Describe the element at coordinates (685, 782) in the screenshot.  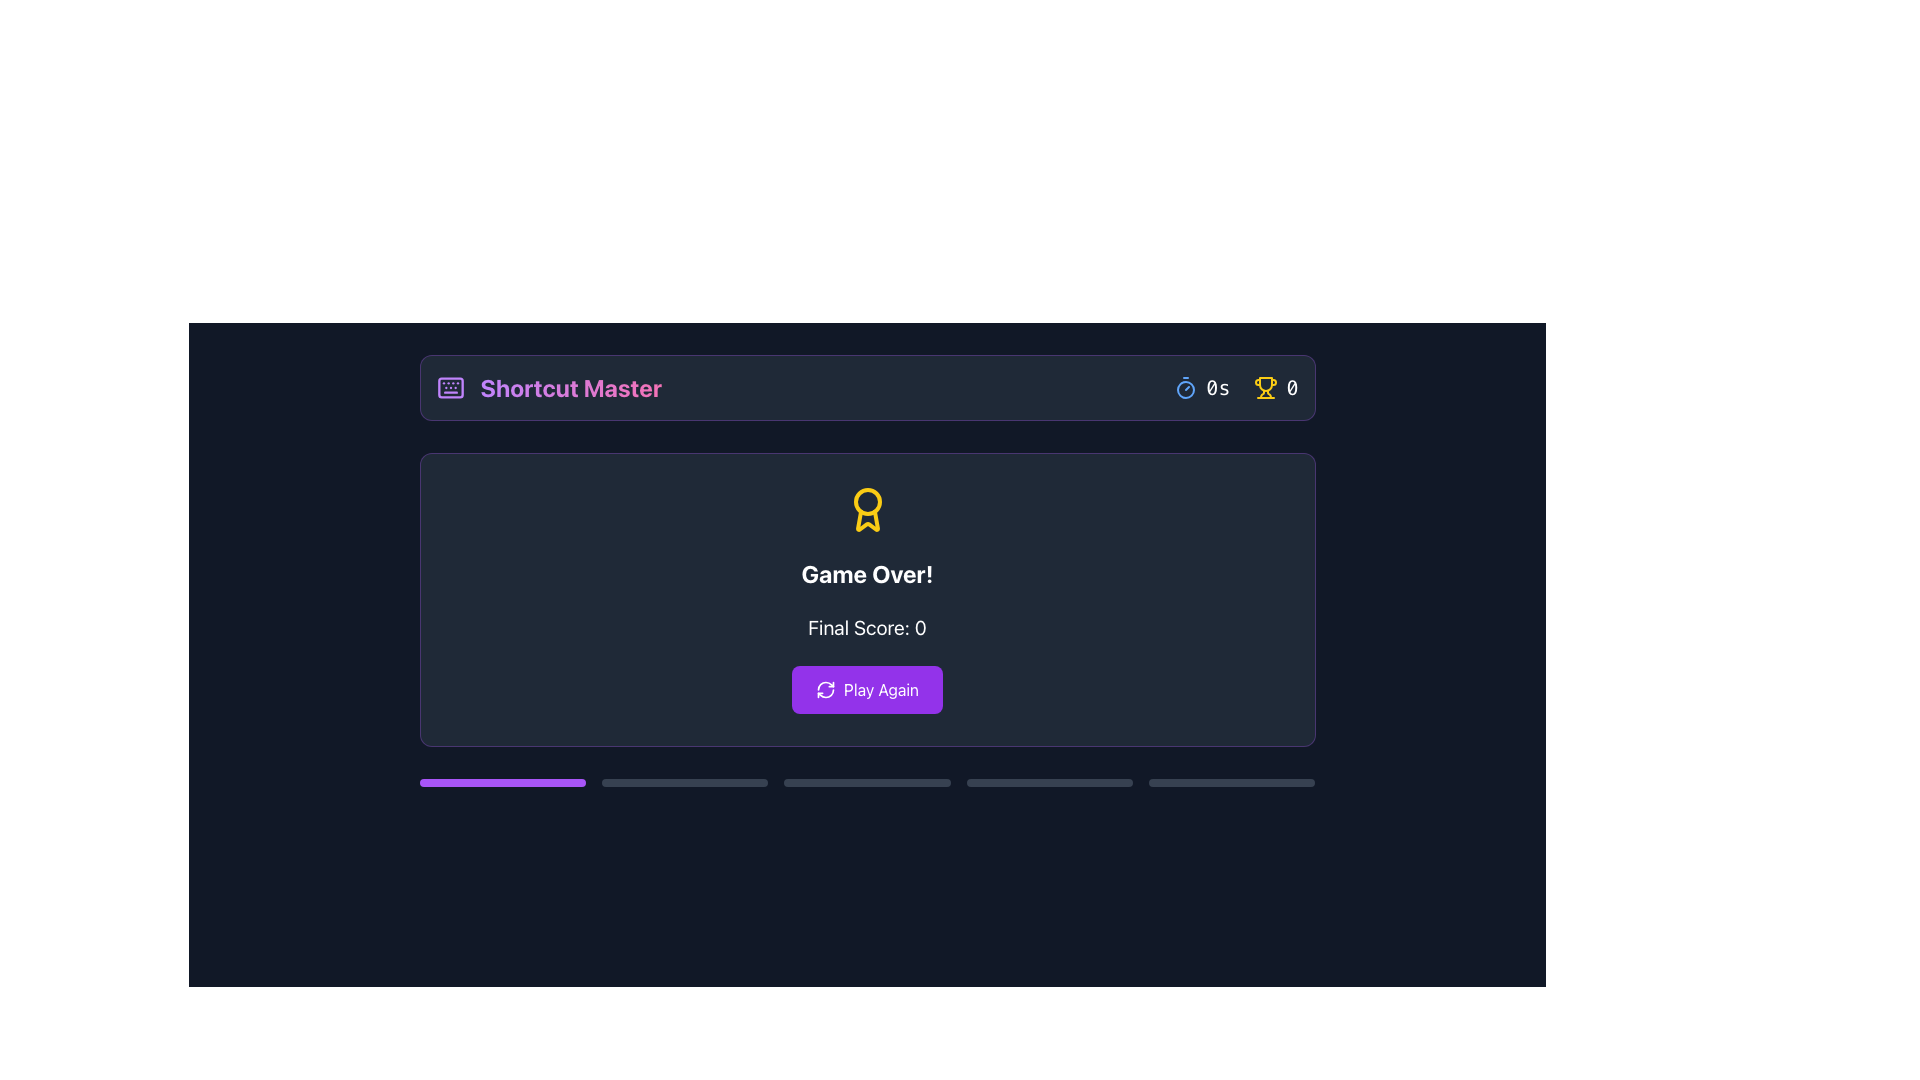
I see `the second progress indicator bar, which is positioned horizontally beneath a section displaying scores and options, located to the right of a purple bar and to the left of three gray bars` at that location.